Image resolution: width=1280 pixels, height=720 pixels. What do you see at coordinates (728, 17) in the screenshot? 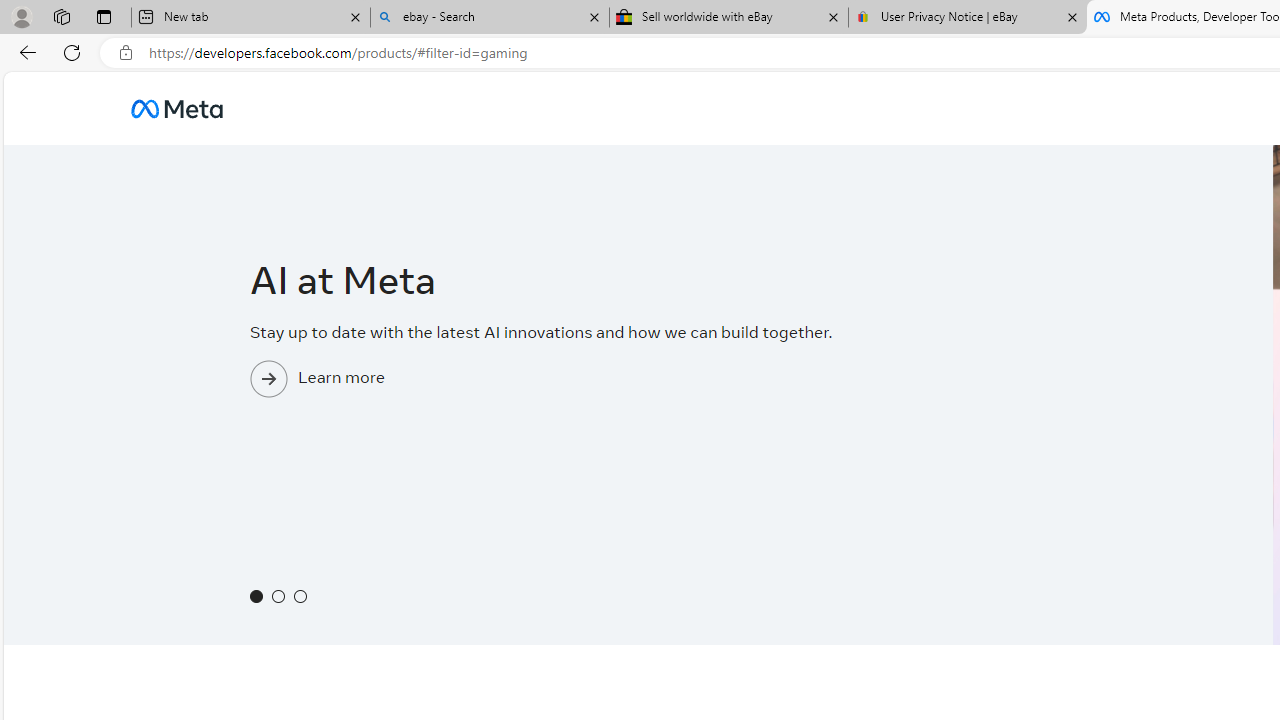
I see `'Sell worldwide with eBay'` at bounding box center [728, 17].